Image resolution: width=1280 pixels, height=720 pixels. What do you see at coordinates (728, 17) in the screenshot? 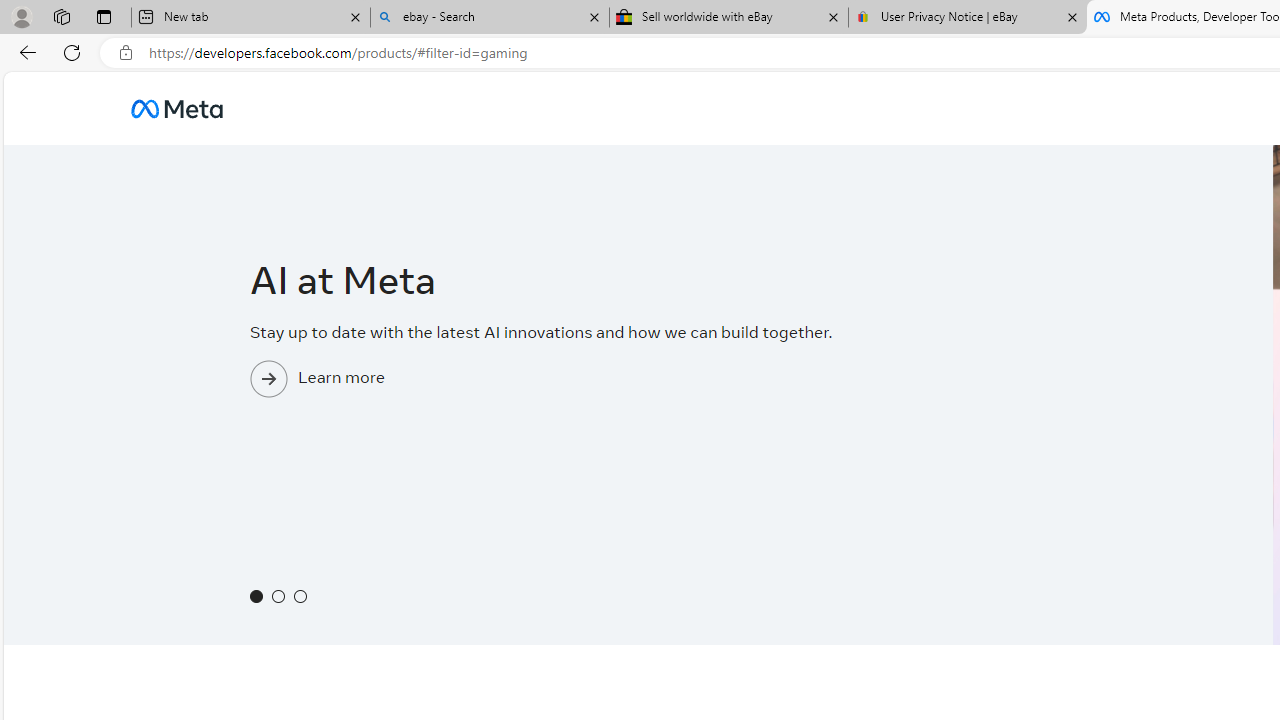
I see `'Sell worldwide with eBay'` at bounding box center [728, 17].